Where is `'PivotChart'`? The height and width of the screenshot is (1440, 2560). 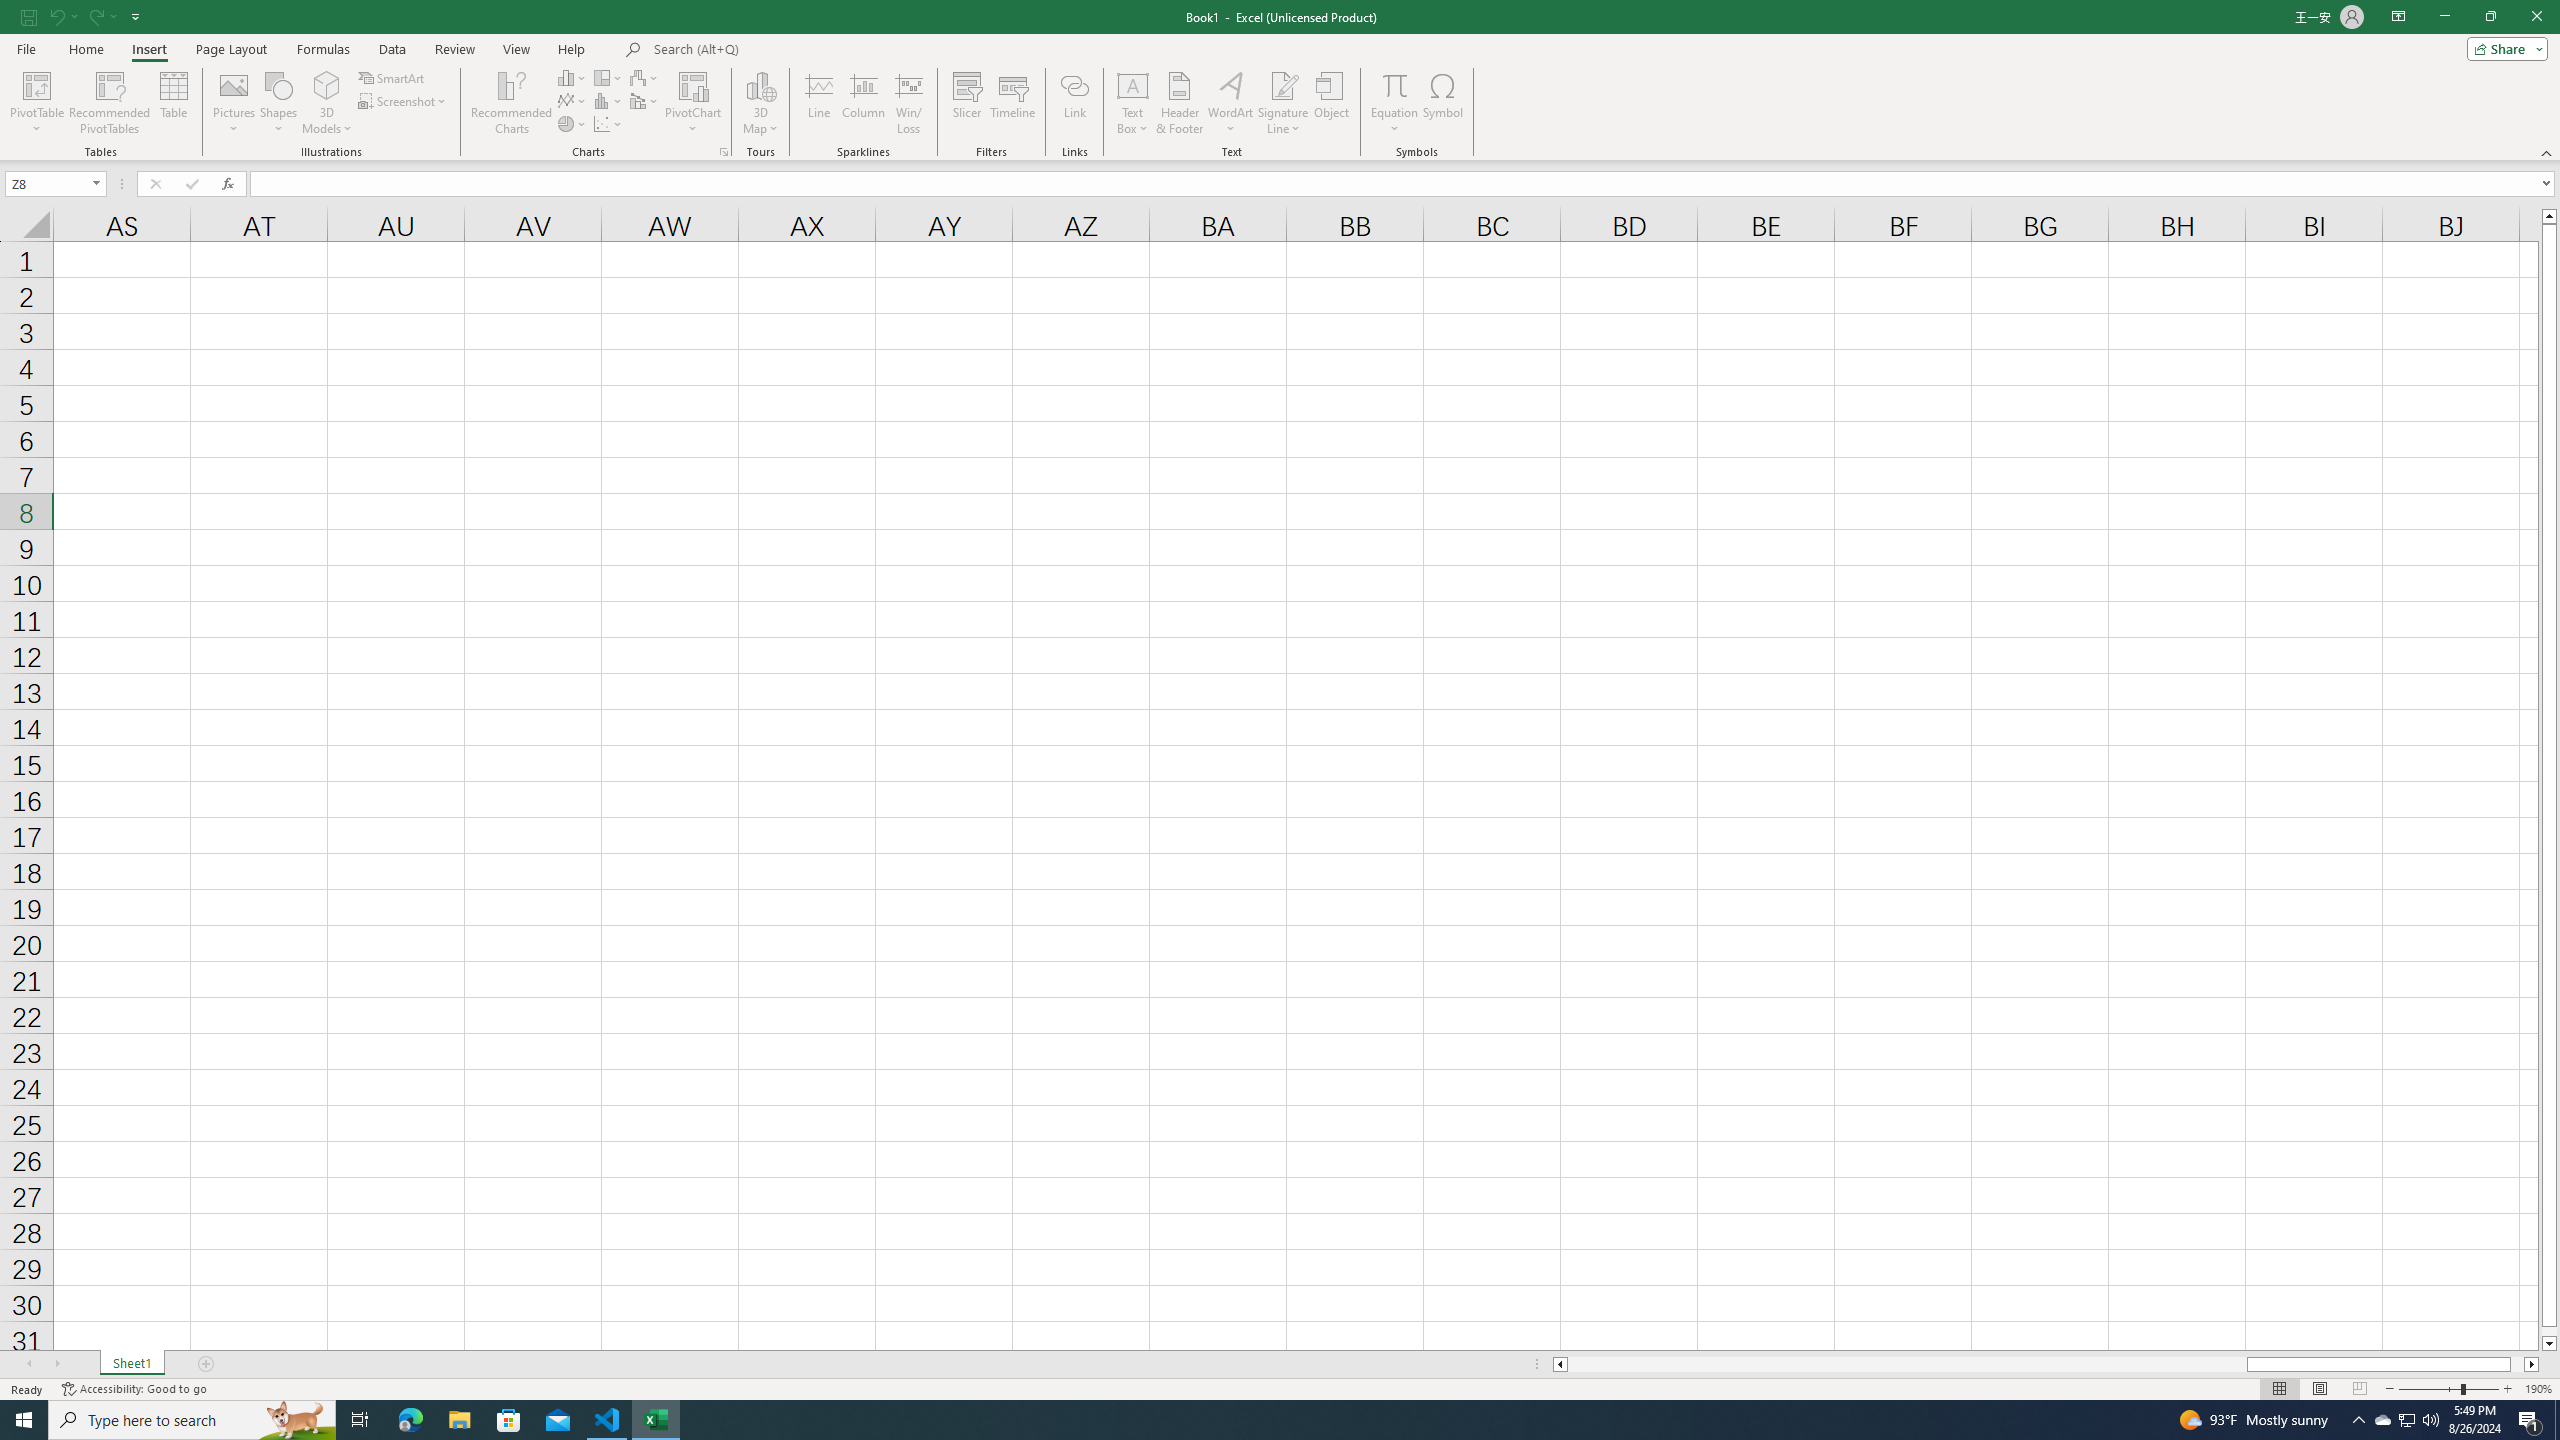 'PivotChart' is located at coordinates (692, 84).